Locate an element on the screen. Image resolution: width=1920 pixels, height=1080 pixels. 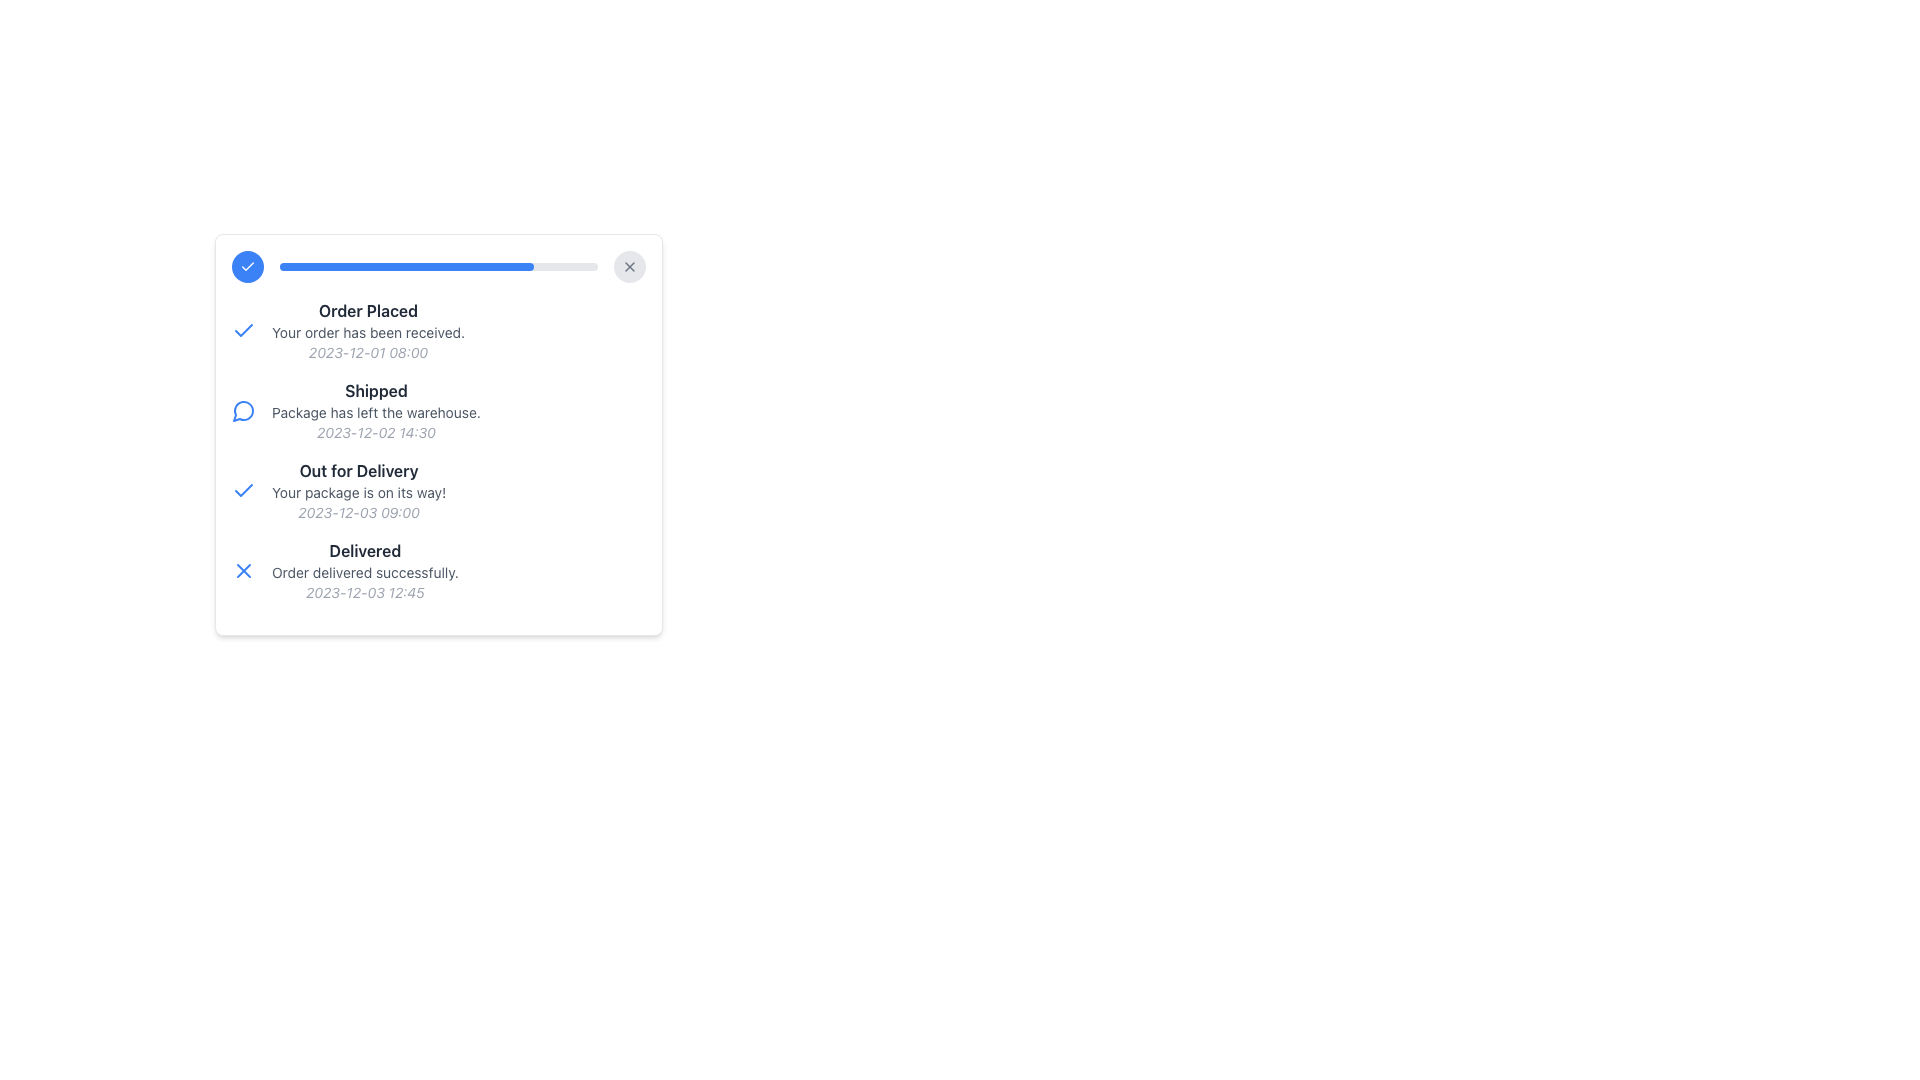
the multi-line text display component that shows 'Delivered', 'Order delivered successfully.', and a timestamp, located at the bottom of the vertical timeline is located at coordinates (365, 570).